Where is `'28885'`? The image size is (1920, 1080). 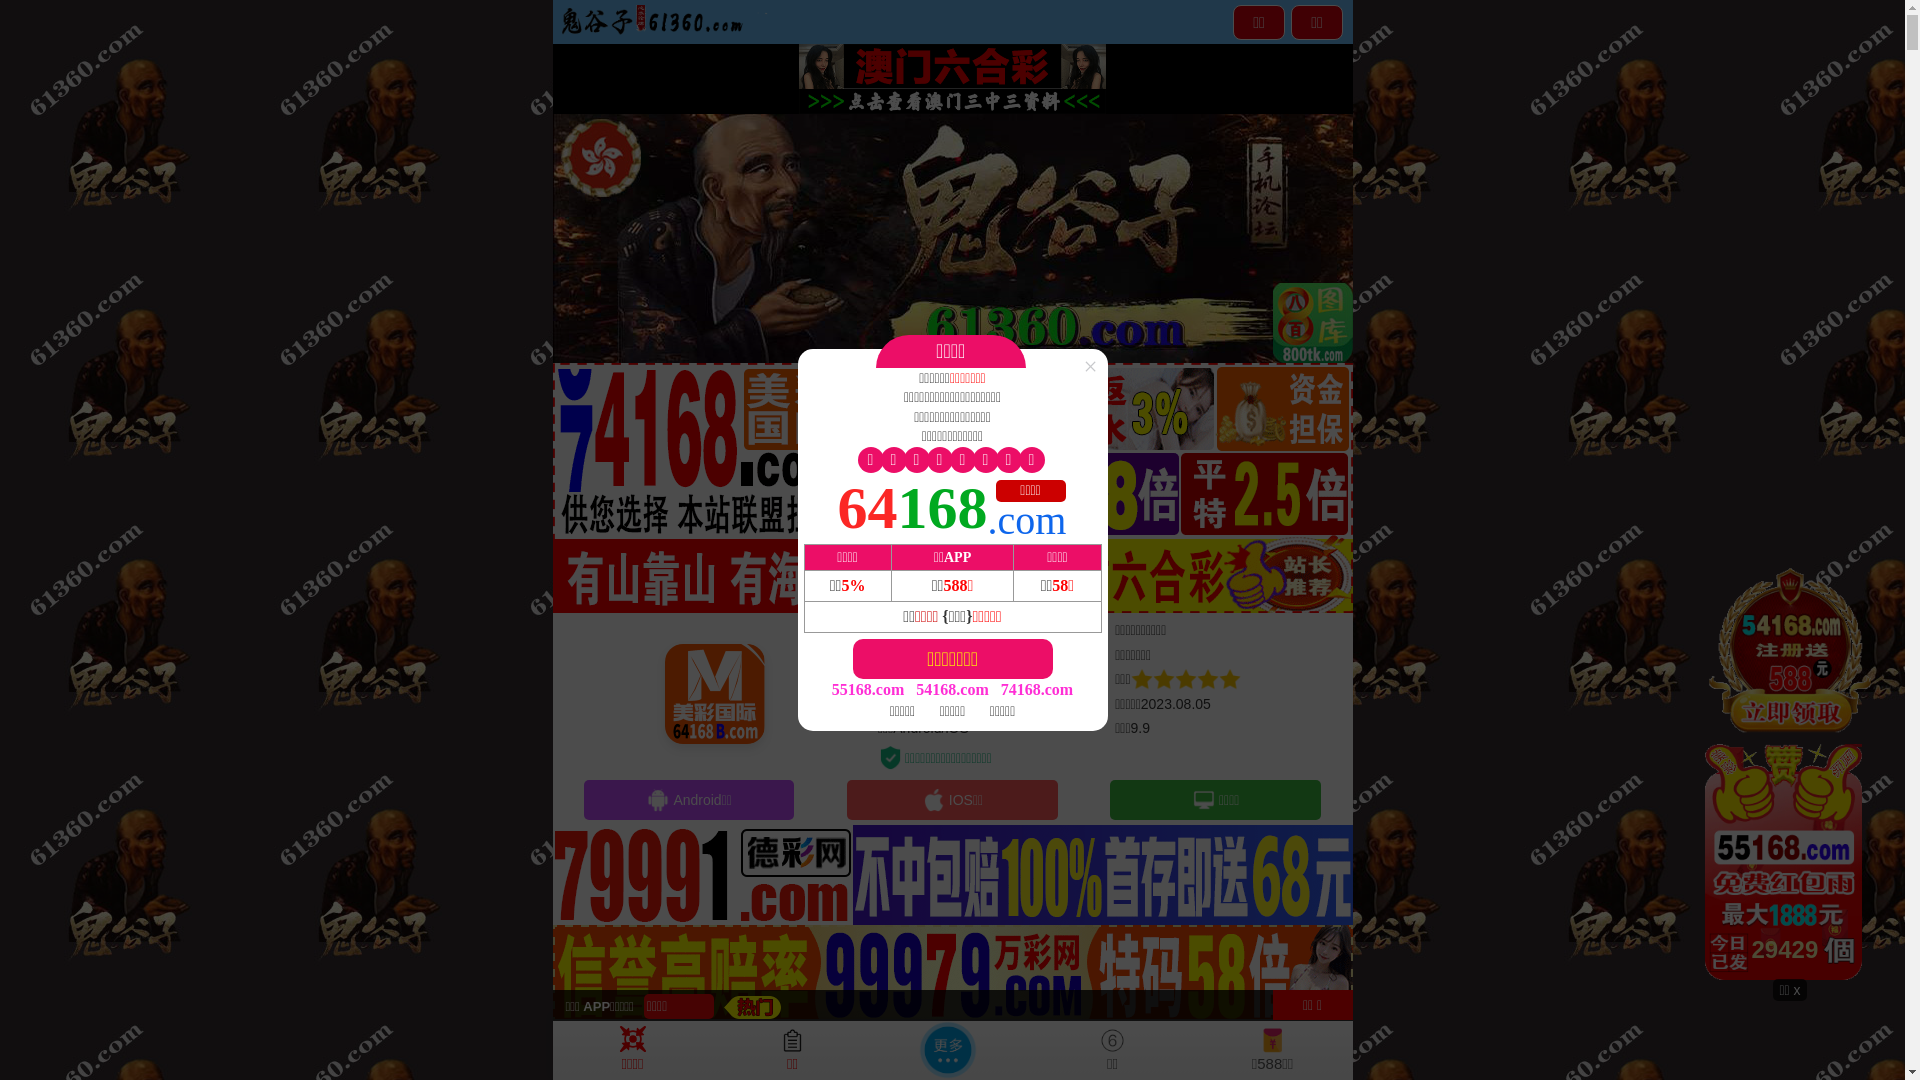
'28885' is located at coordinates (1790, 770).